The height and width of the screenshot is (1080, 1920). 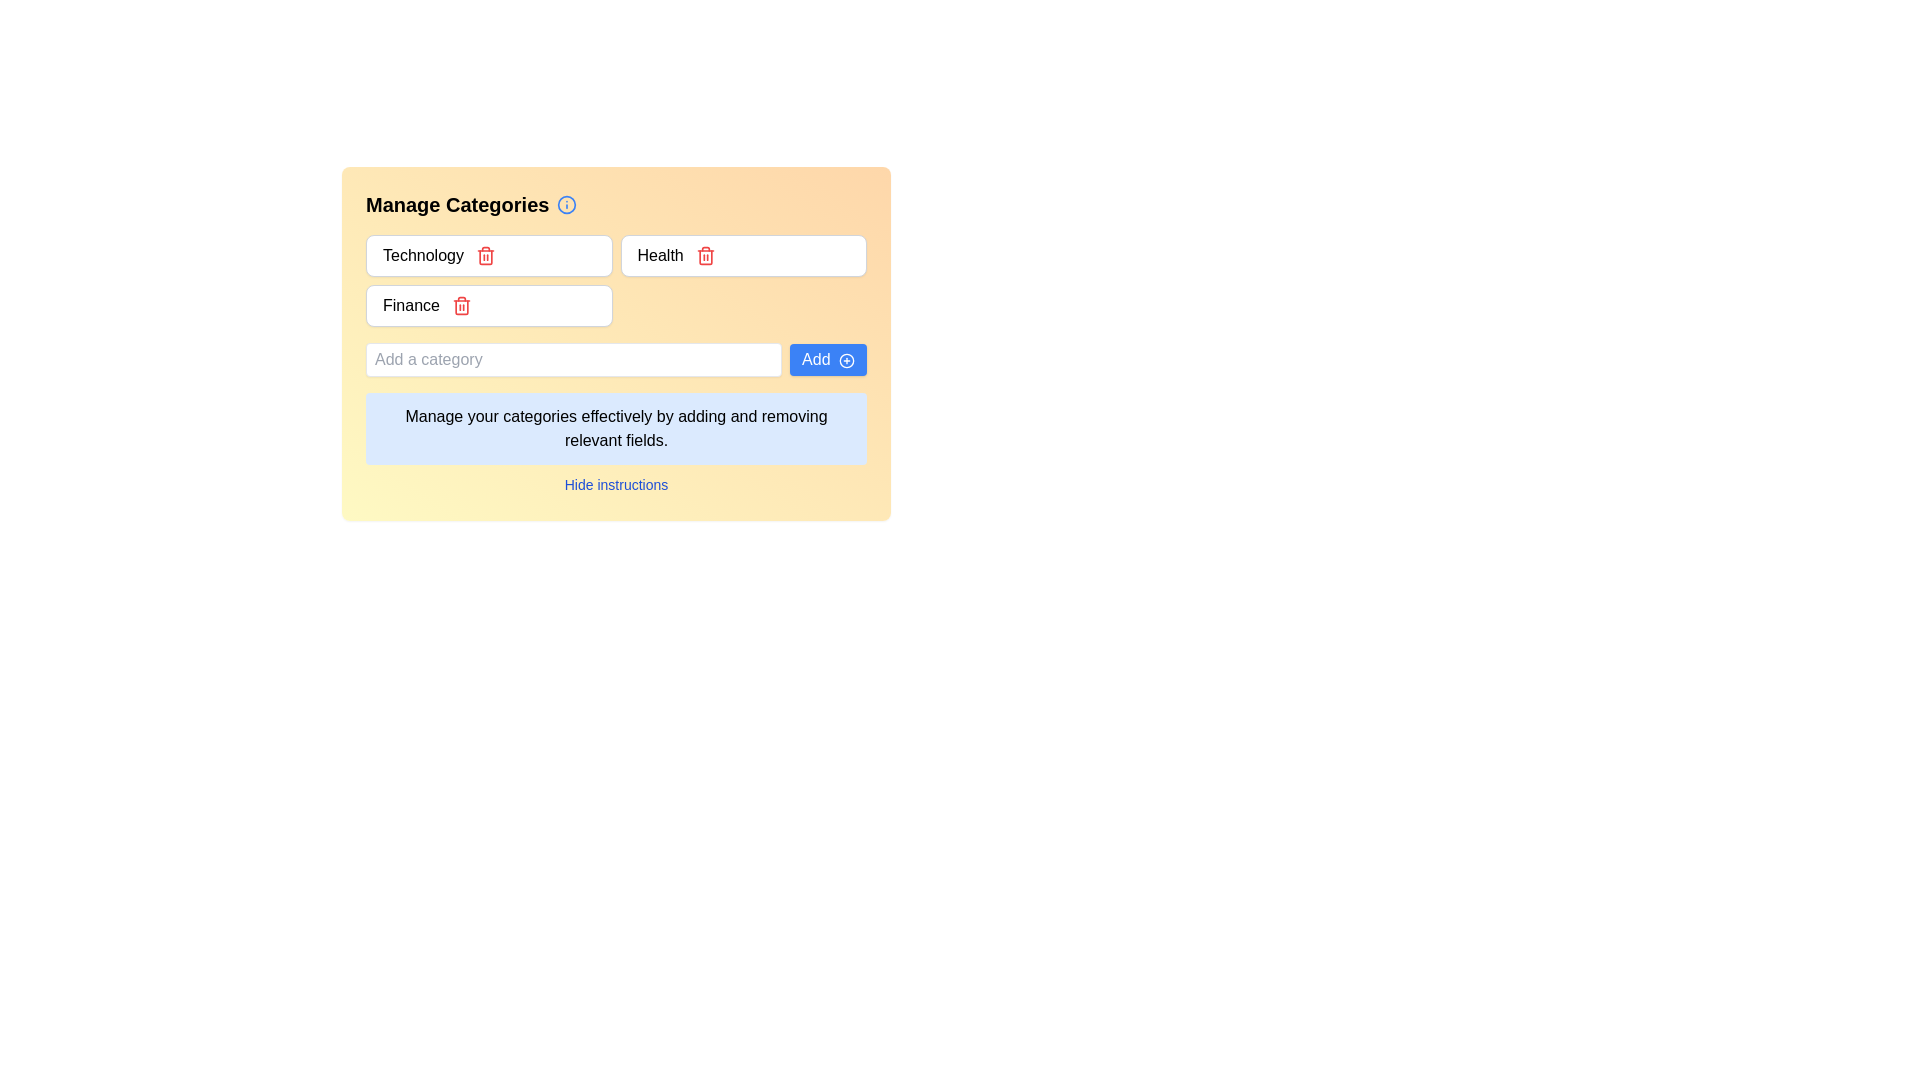 I want to click on the information icon located to the right of the 'Manage Categories' header to retrieve additional information about managing categories, so click(x=566, y=204).